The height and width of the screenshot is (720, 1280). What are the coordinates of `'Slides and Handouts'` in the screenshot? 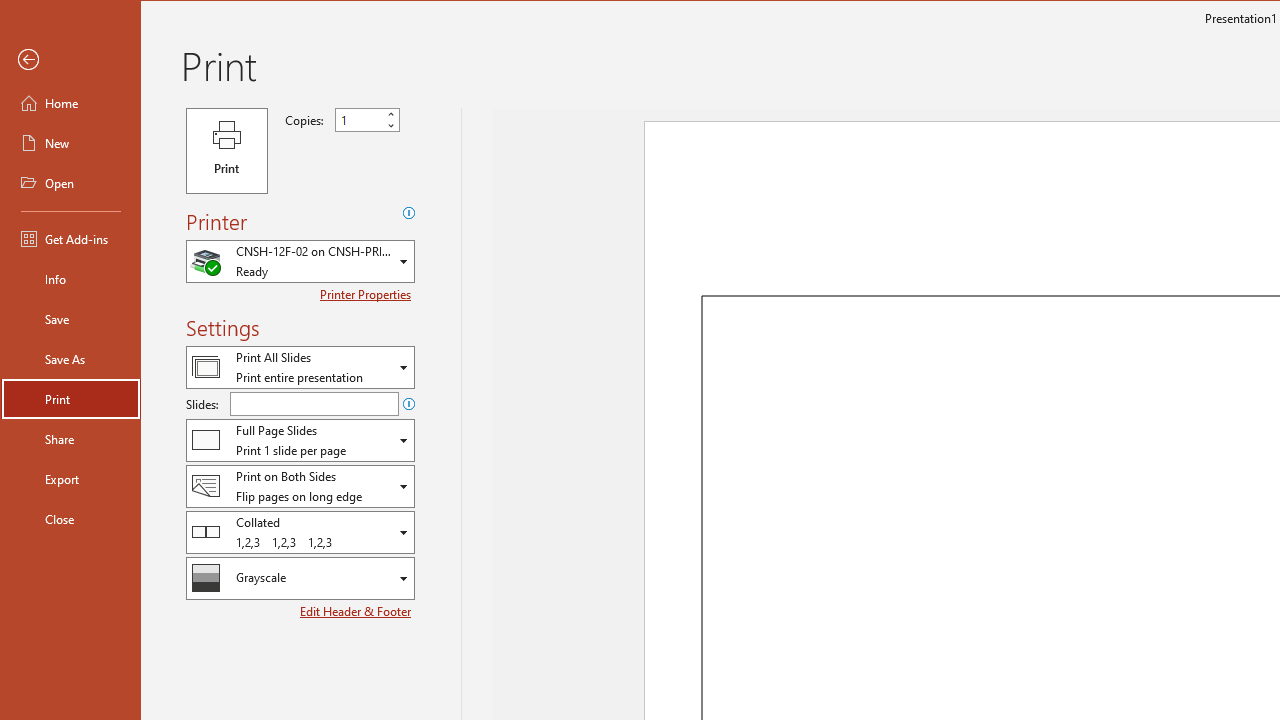 It's located at (299, 439).